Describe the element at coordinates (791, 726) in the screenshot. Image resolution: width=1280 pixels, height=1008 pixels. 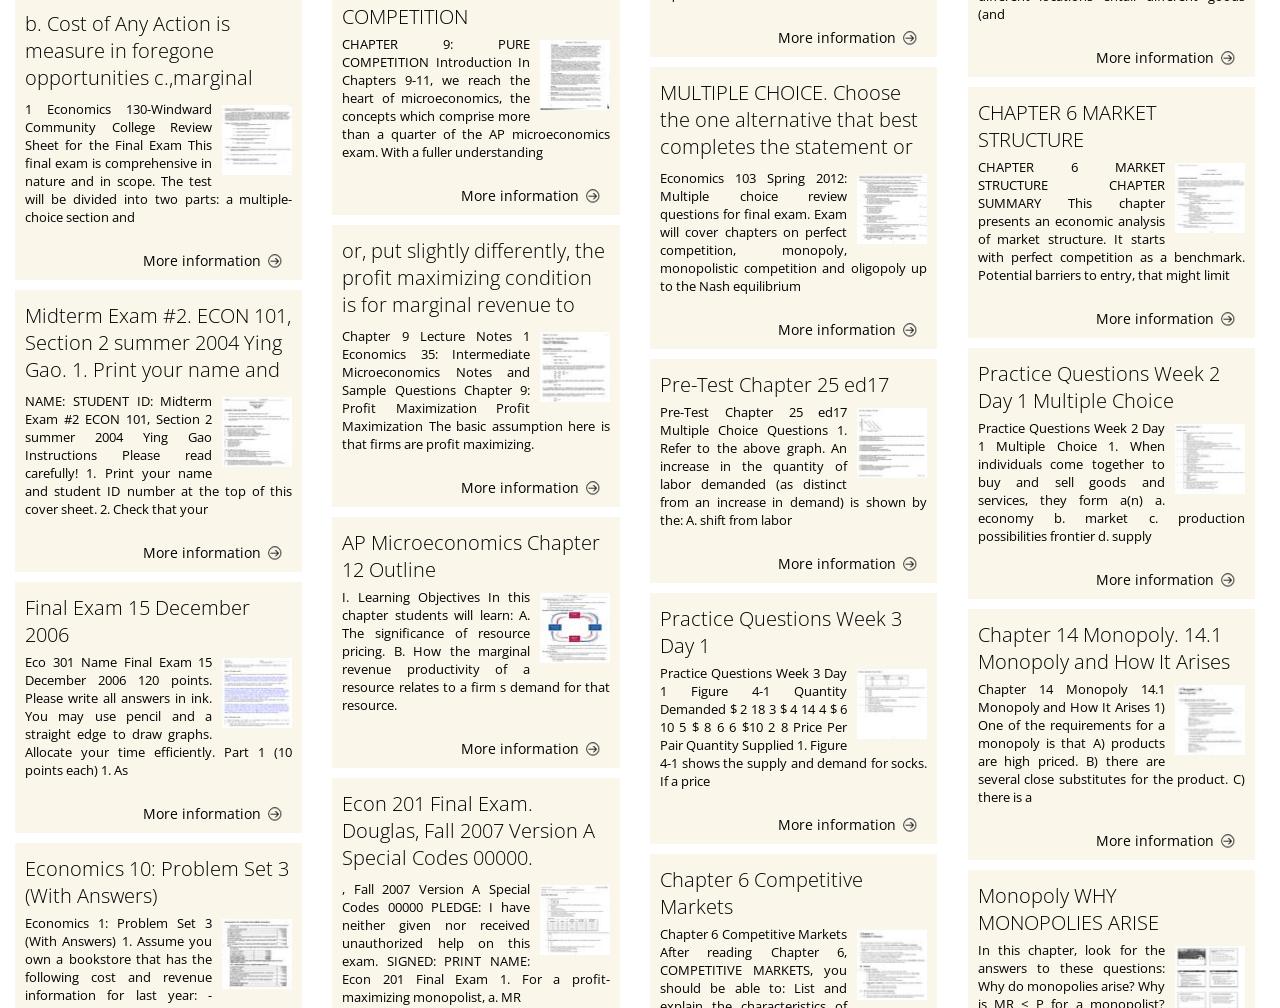
I see `'Practice Questions Week 3 Day 1 Figure 4-1 Quantity Demanded $ 2 18 3 $ 4 14 4 $ 6 10 5 $ 8 6 6 $10 2 8 Price Per Pair Quantity Supplied 1. Figure 4-1 shows the supply and demand for socks. If a price'` at that location.